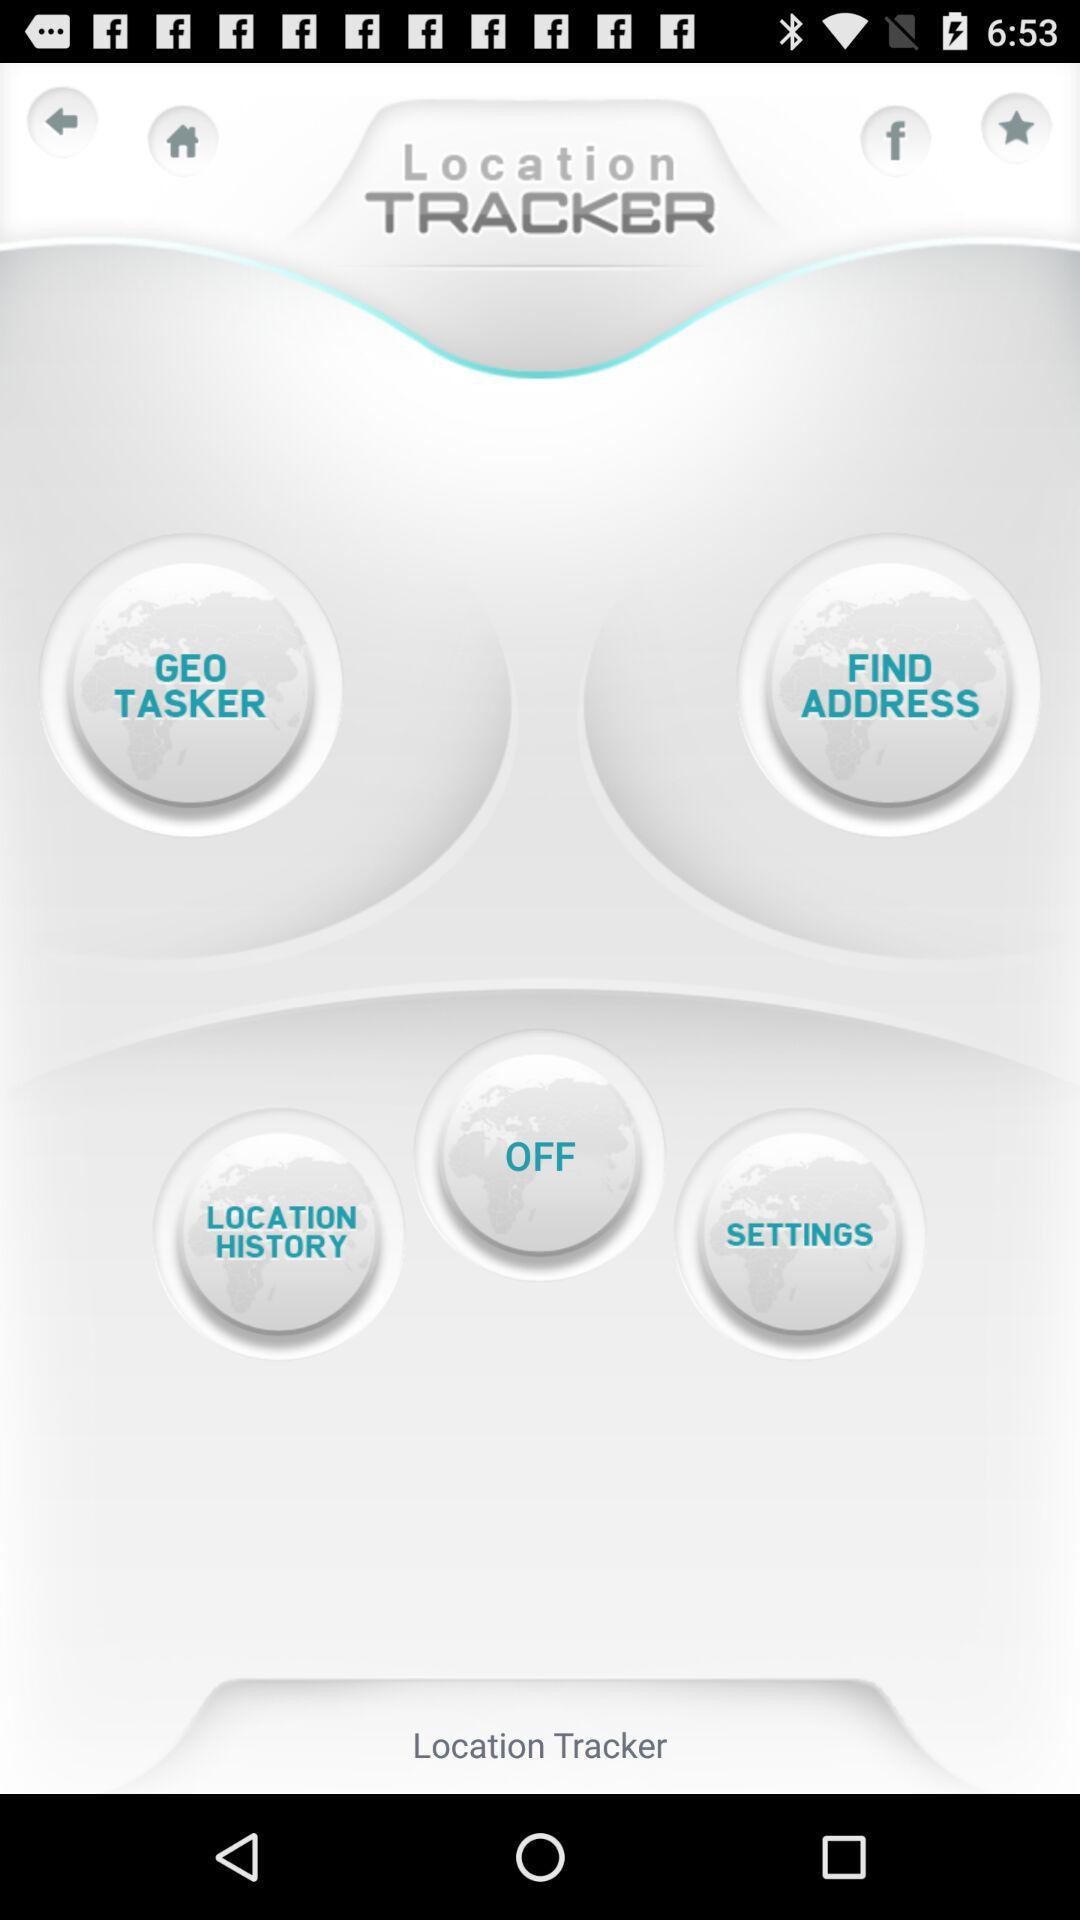 The height and width of the screenshot is (1920, 1080). What do you see at coordinates (895, 150) in the screenshot?
I see `the facebook icon` at bounding box center [895, 150].